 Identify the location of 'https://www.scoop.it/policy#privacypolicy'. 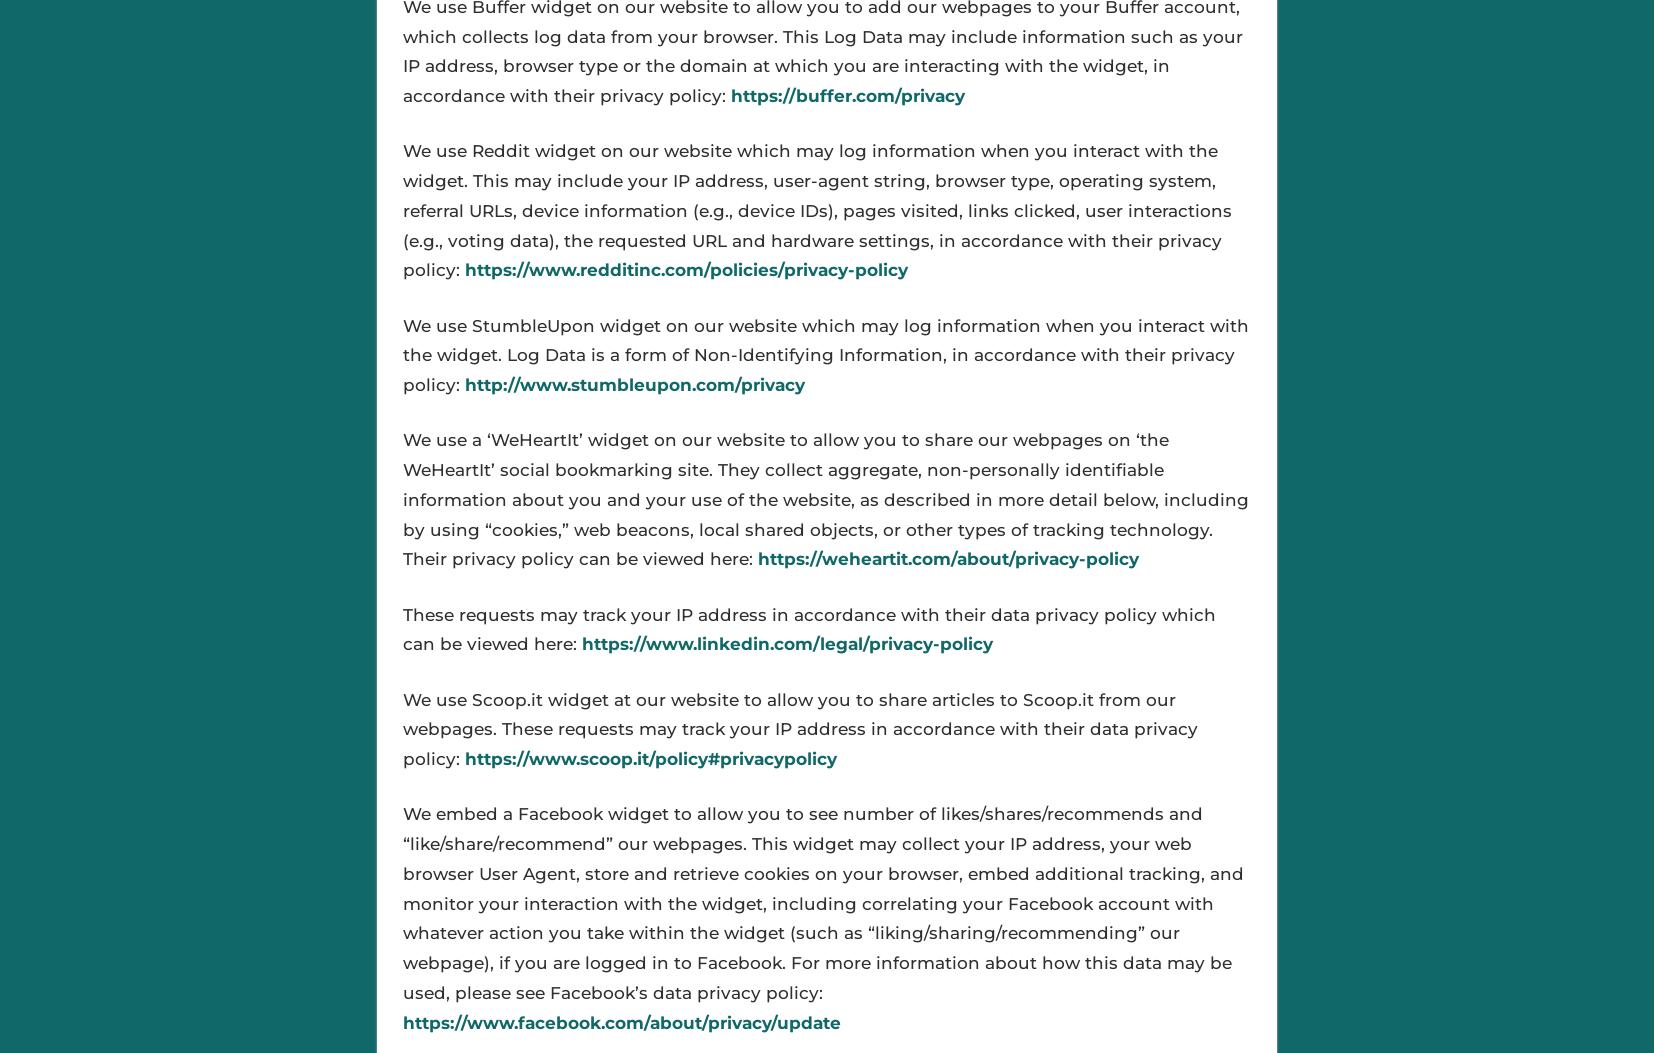
(650, 758).